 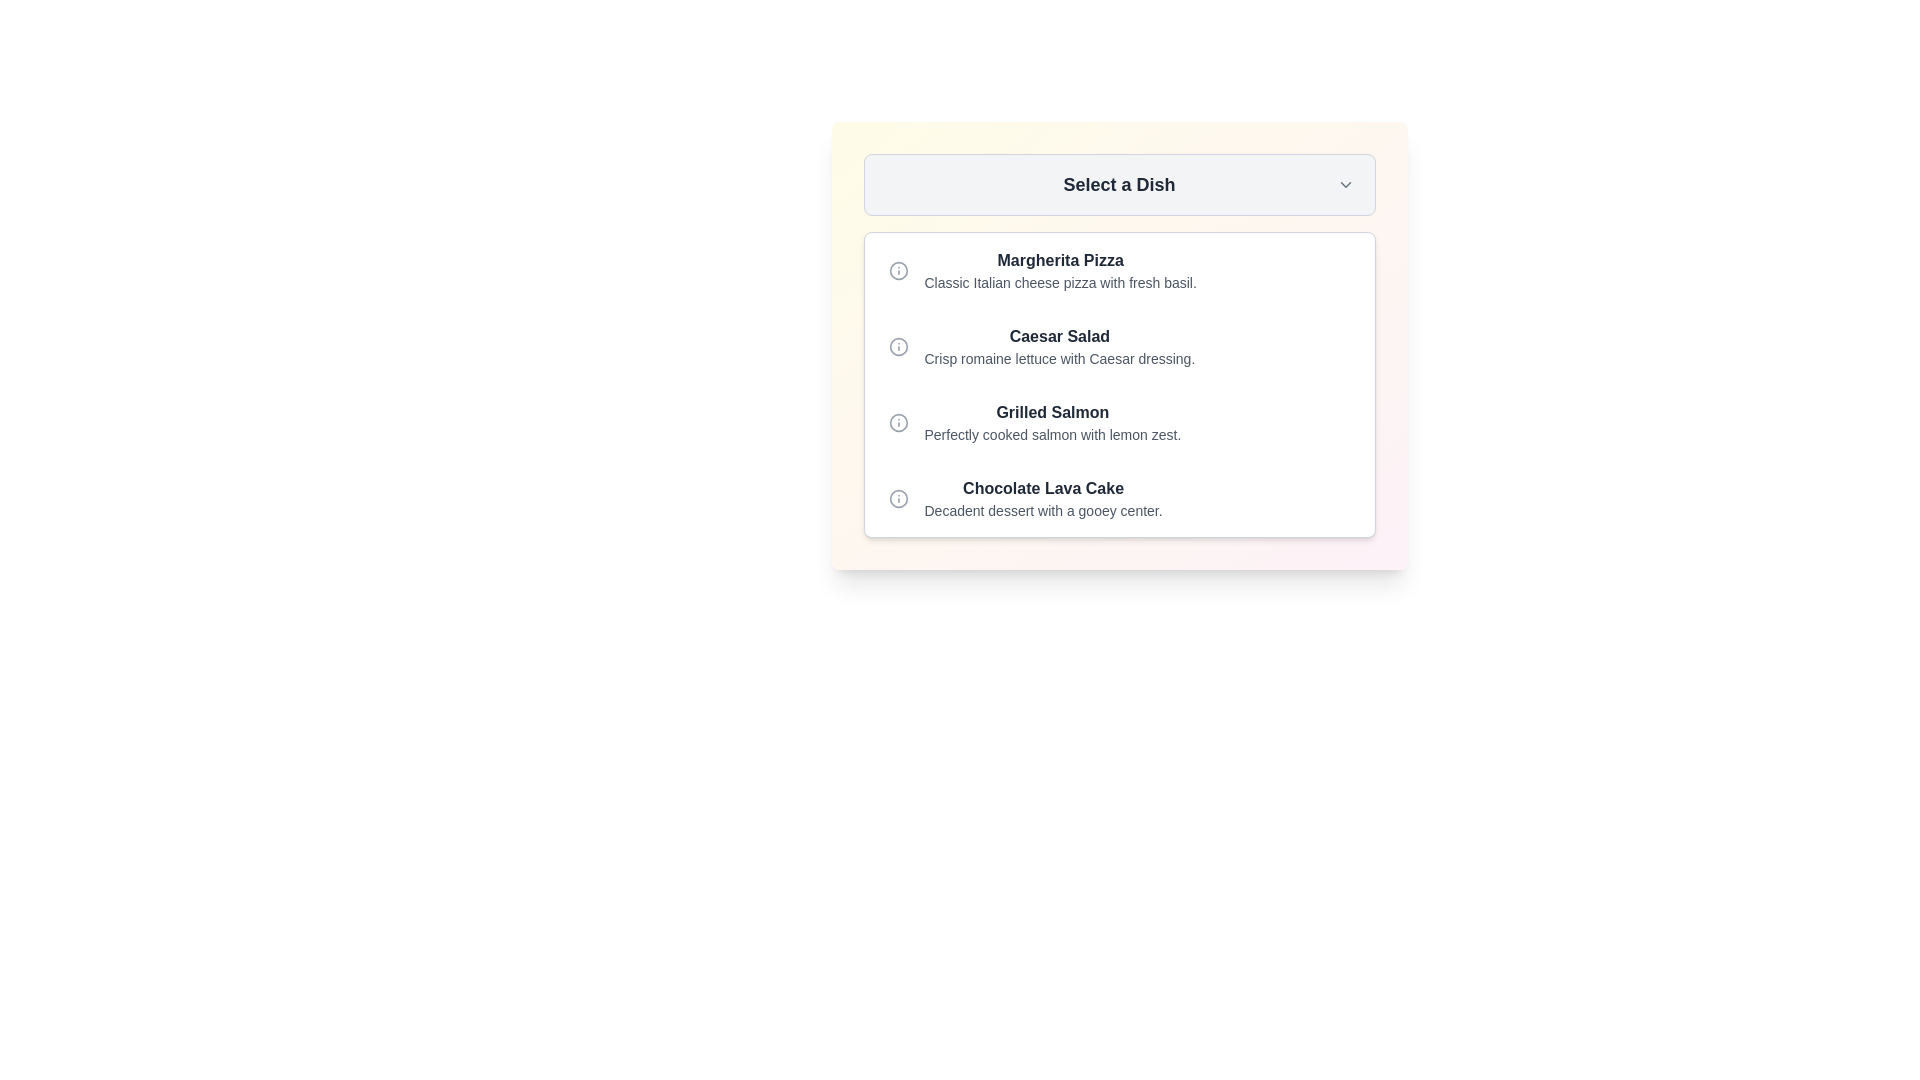 I want to click on supplementary text description below the 'Margherita Pizza' option in the menu, so click(x=1059, y=282).